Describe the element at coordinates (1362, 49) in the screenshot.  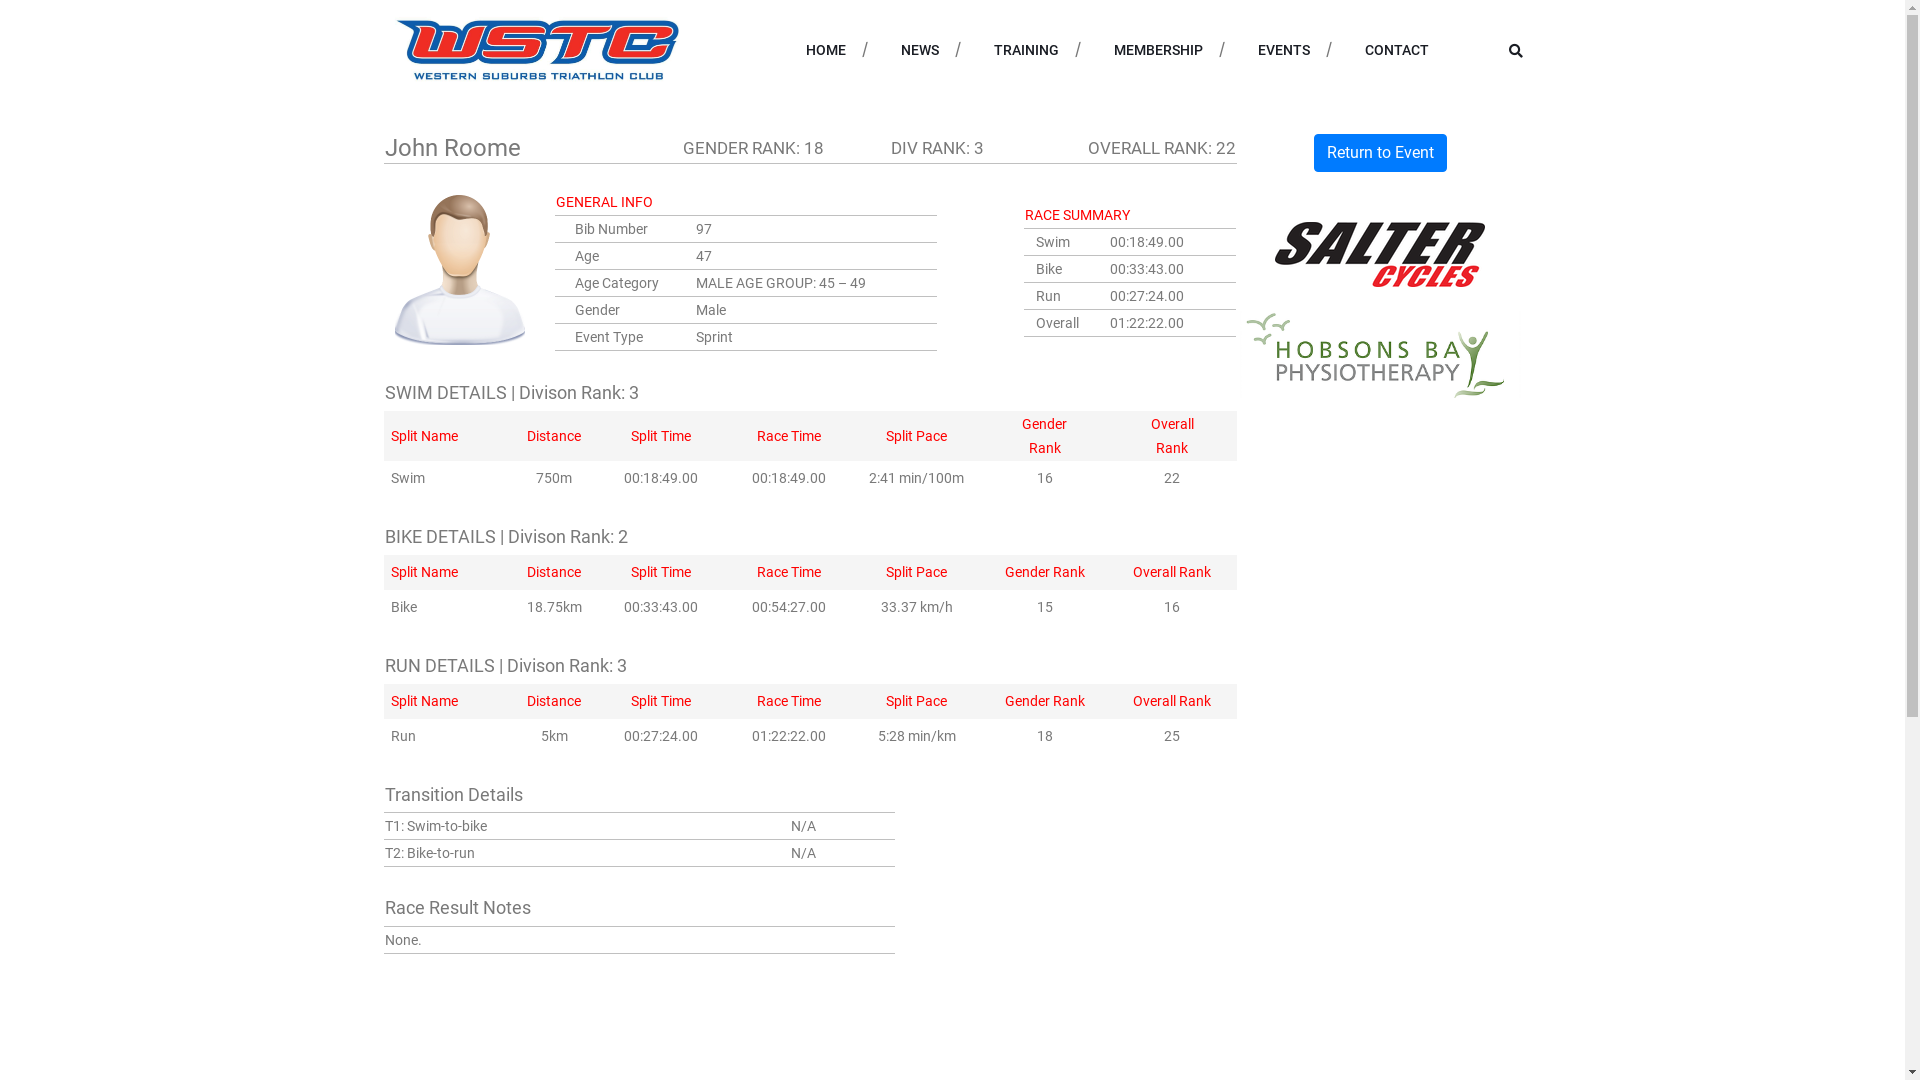
I see `'CONTACT'` at that location.